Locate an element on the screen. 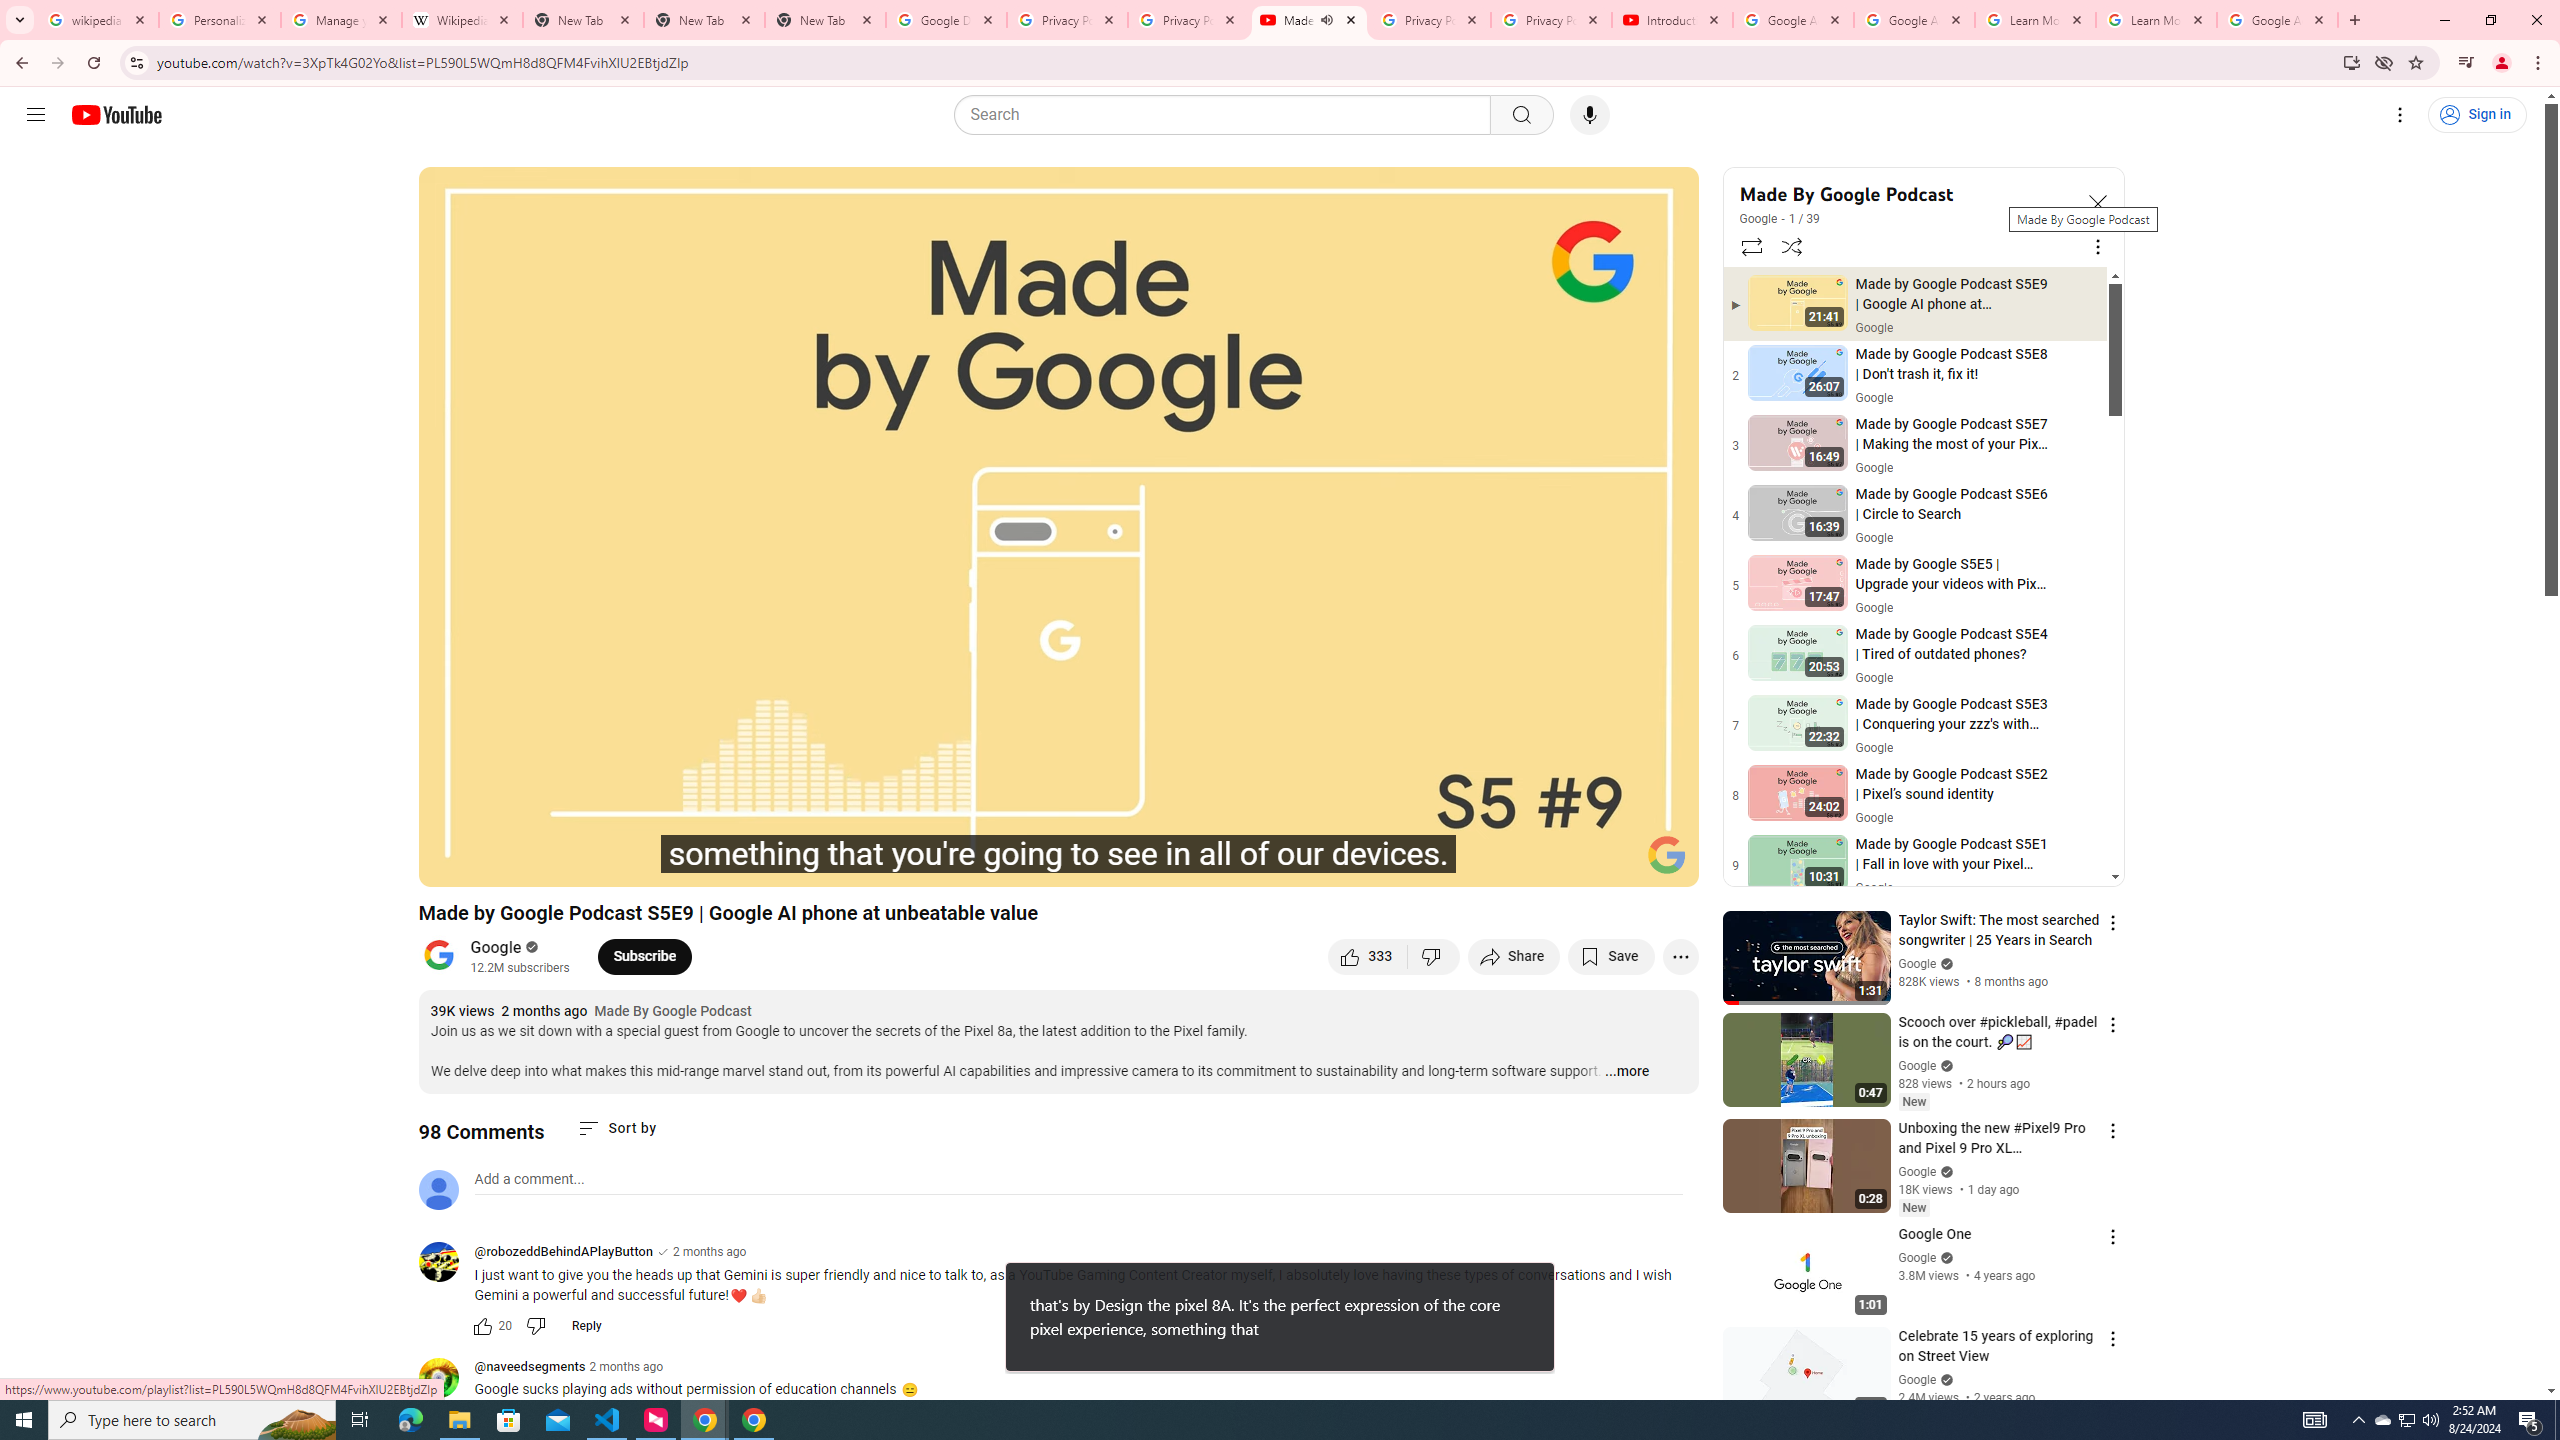  'Share' is located at coordinates (1513, 955).